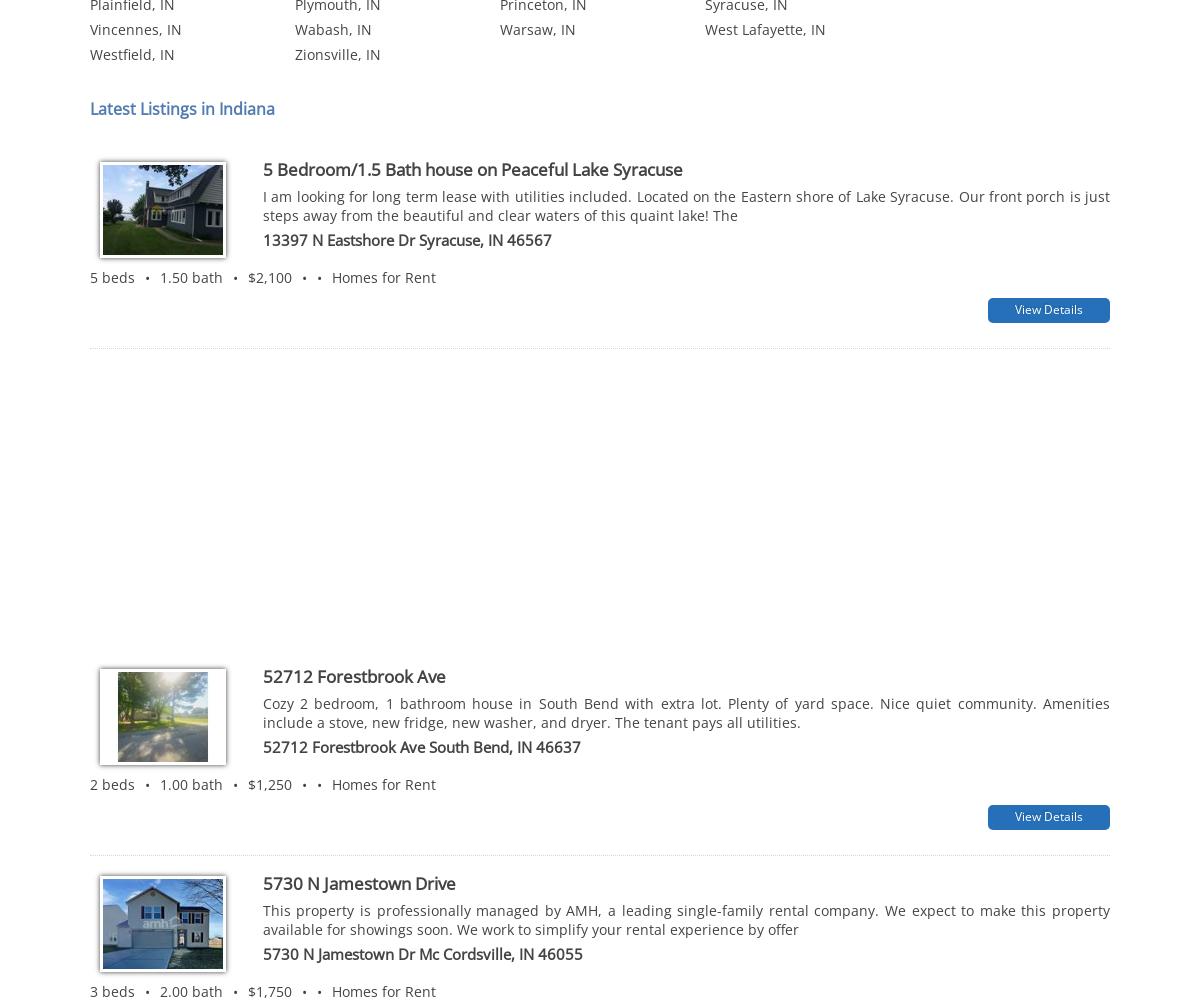 This screenshot has height=1005, width=1200. I want to click on 'Discover modern luxury in Franklin Township, Indianapolis! This updated gem features an open-concept design, a luxurious main-level primary bedroom with a stunning en suite, a versatile loft, and thre', so click(686, 865).